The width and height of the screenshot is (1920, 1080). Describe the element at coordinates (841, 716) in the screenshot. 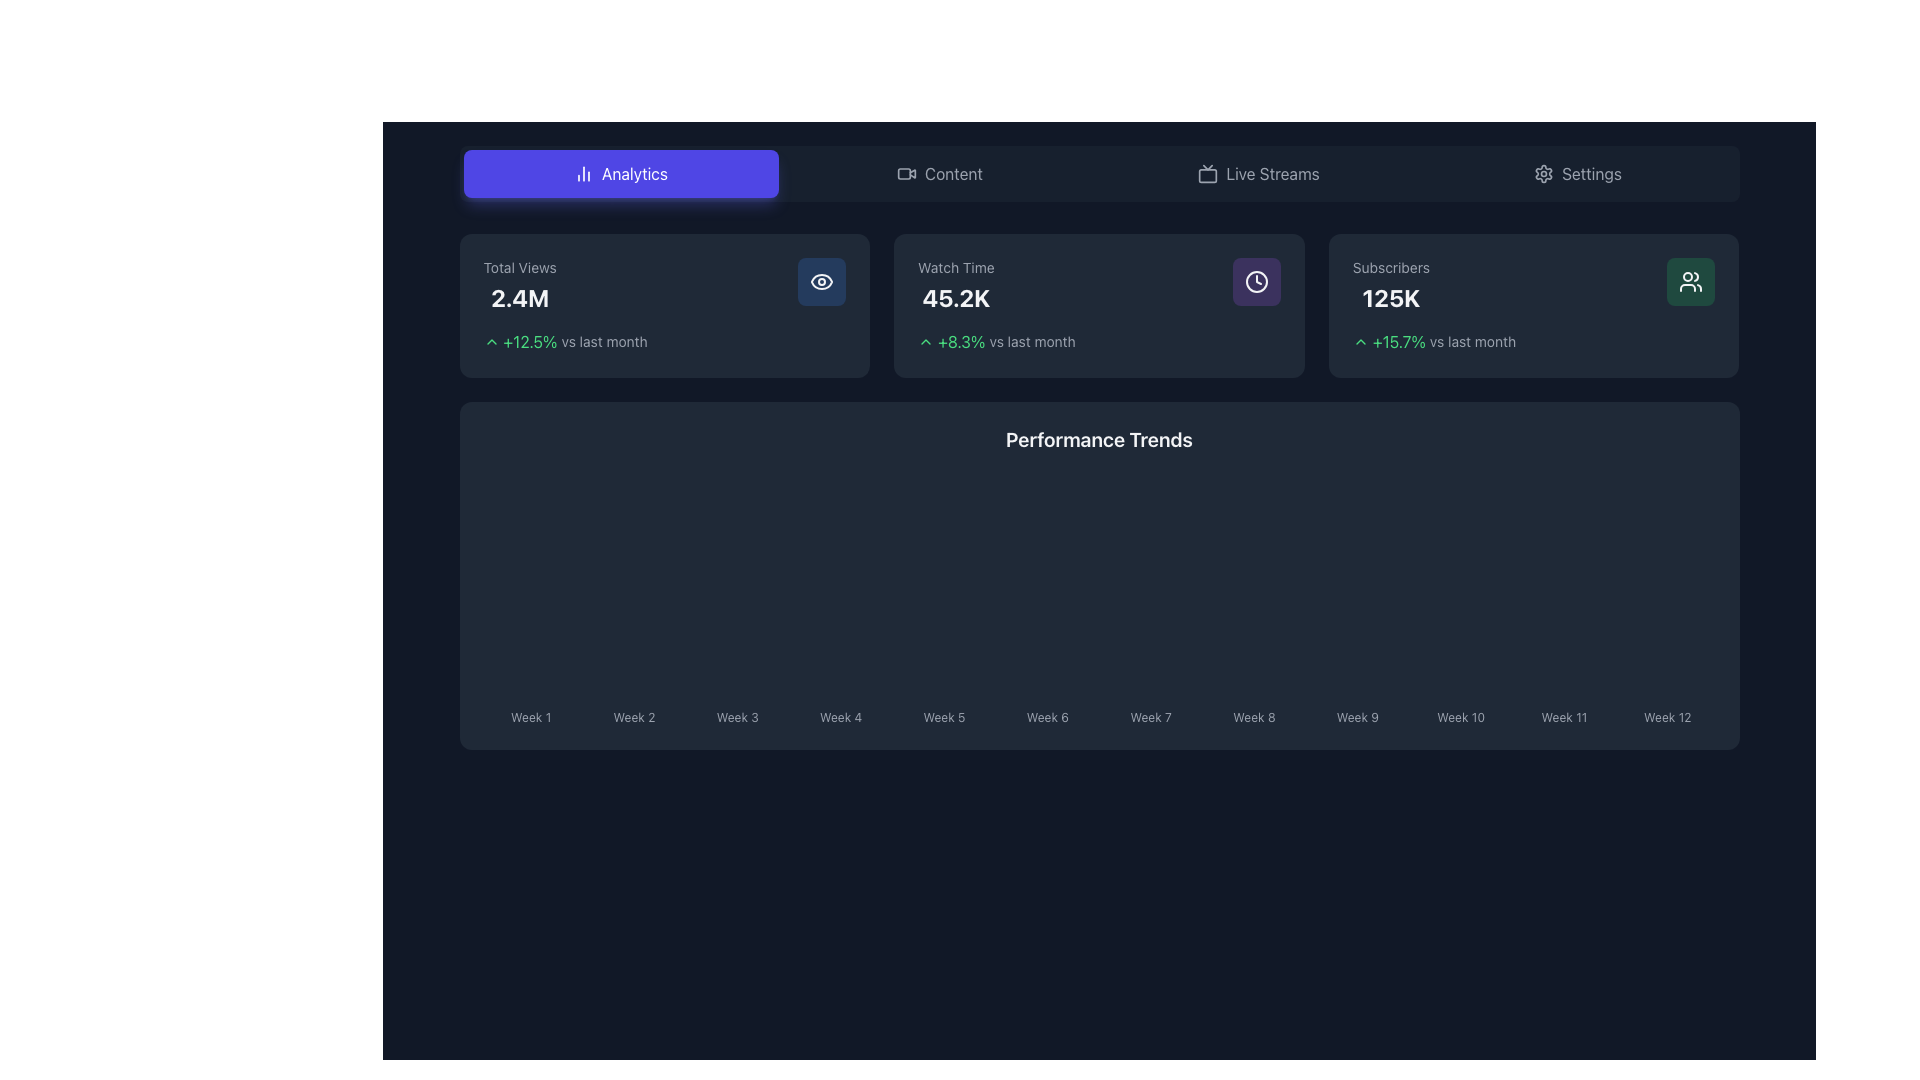

I see `the small text label reading 'Week 4', which is positioned below a rounded graphical element and is the fourth item in a row of week indicators` at that location.